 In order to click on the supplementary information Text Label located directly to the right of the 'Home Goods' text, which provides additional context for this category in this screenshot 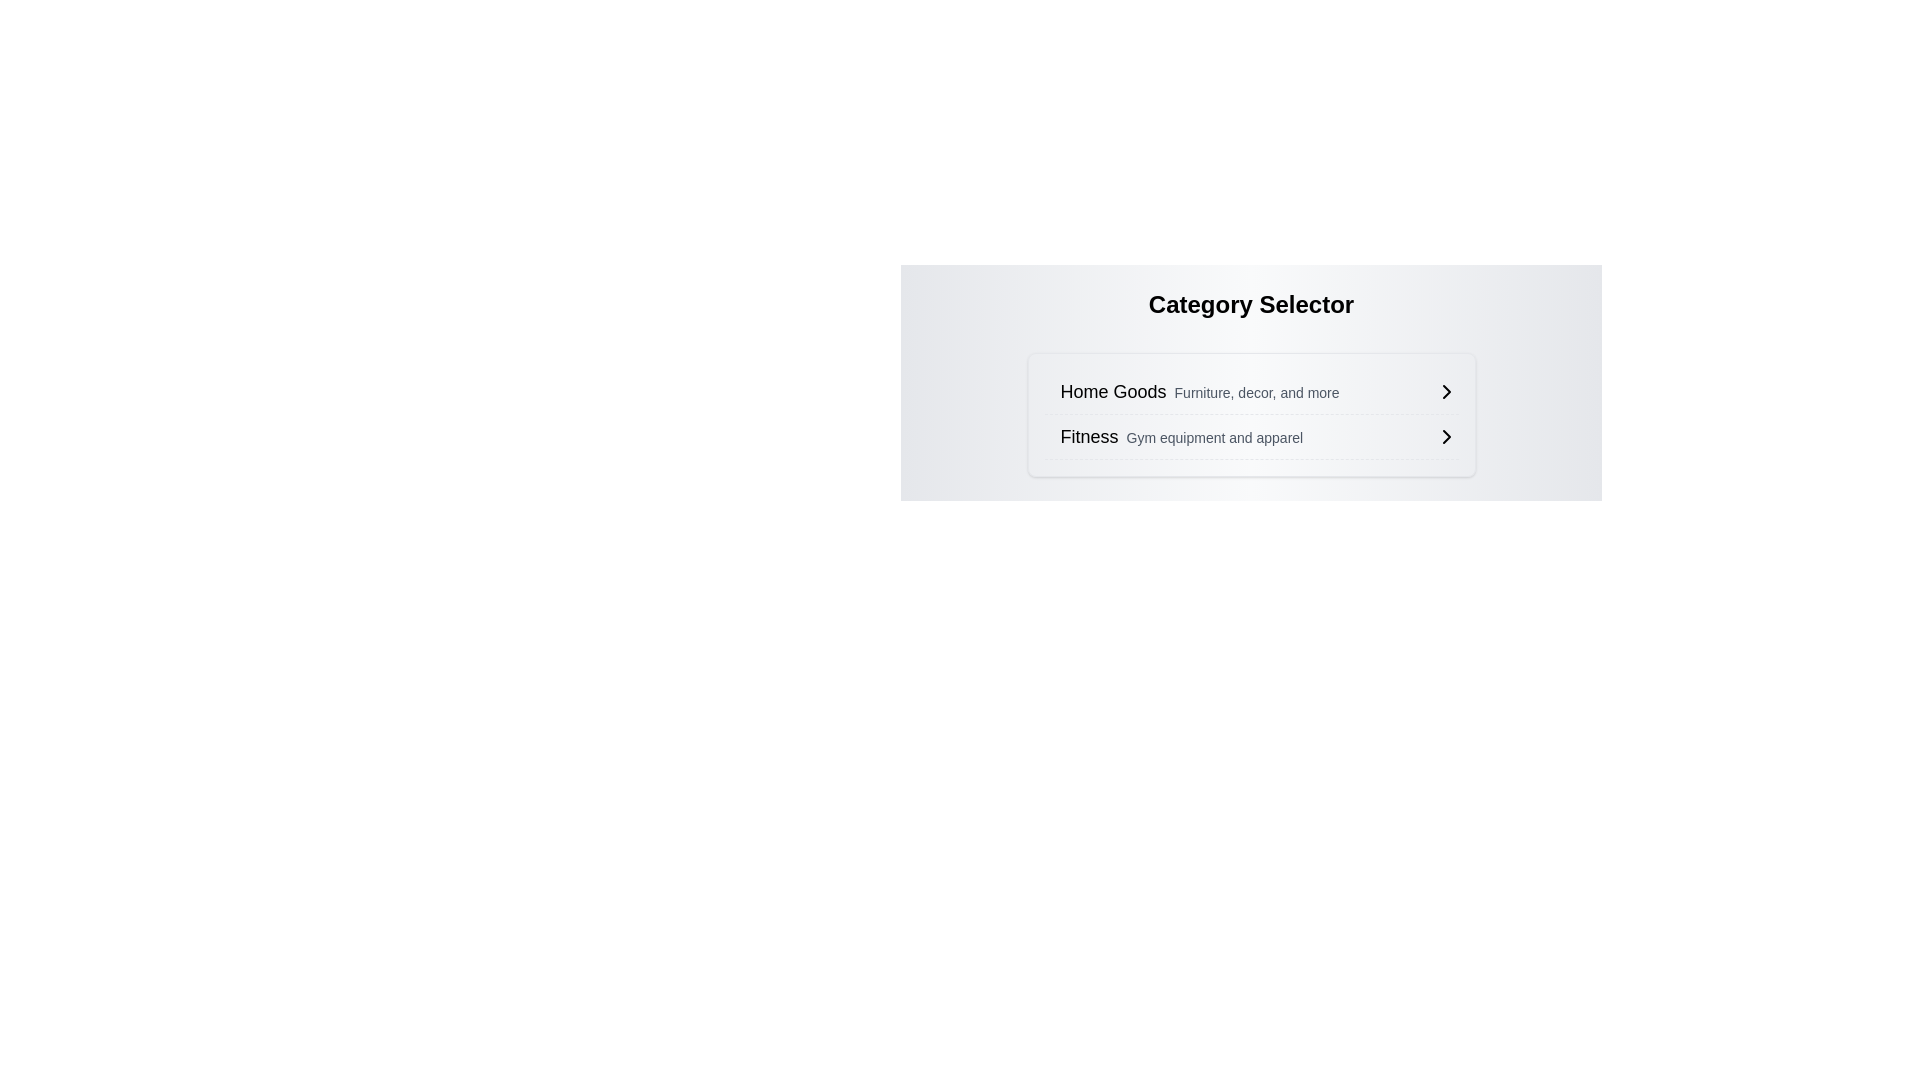, I will do `click(1256, 393)`.